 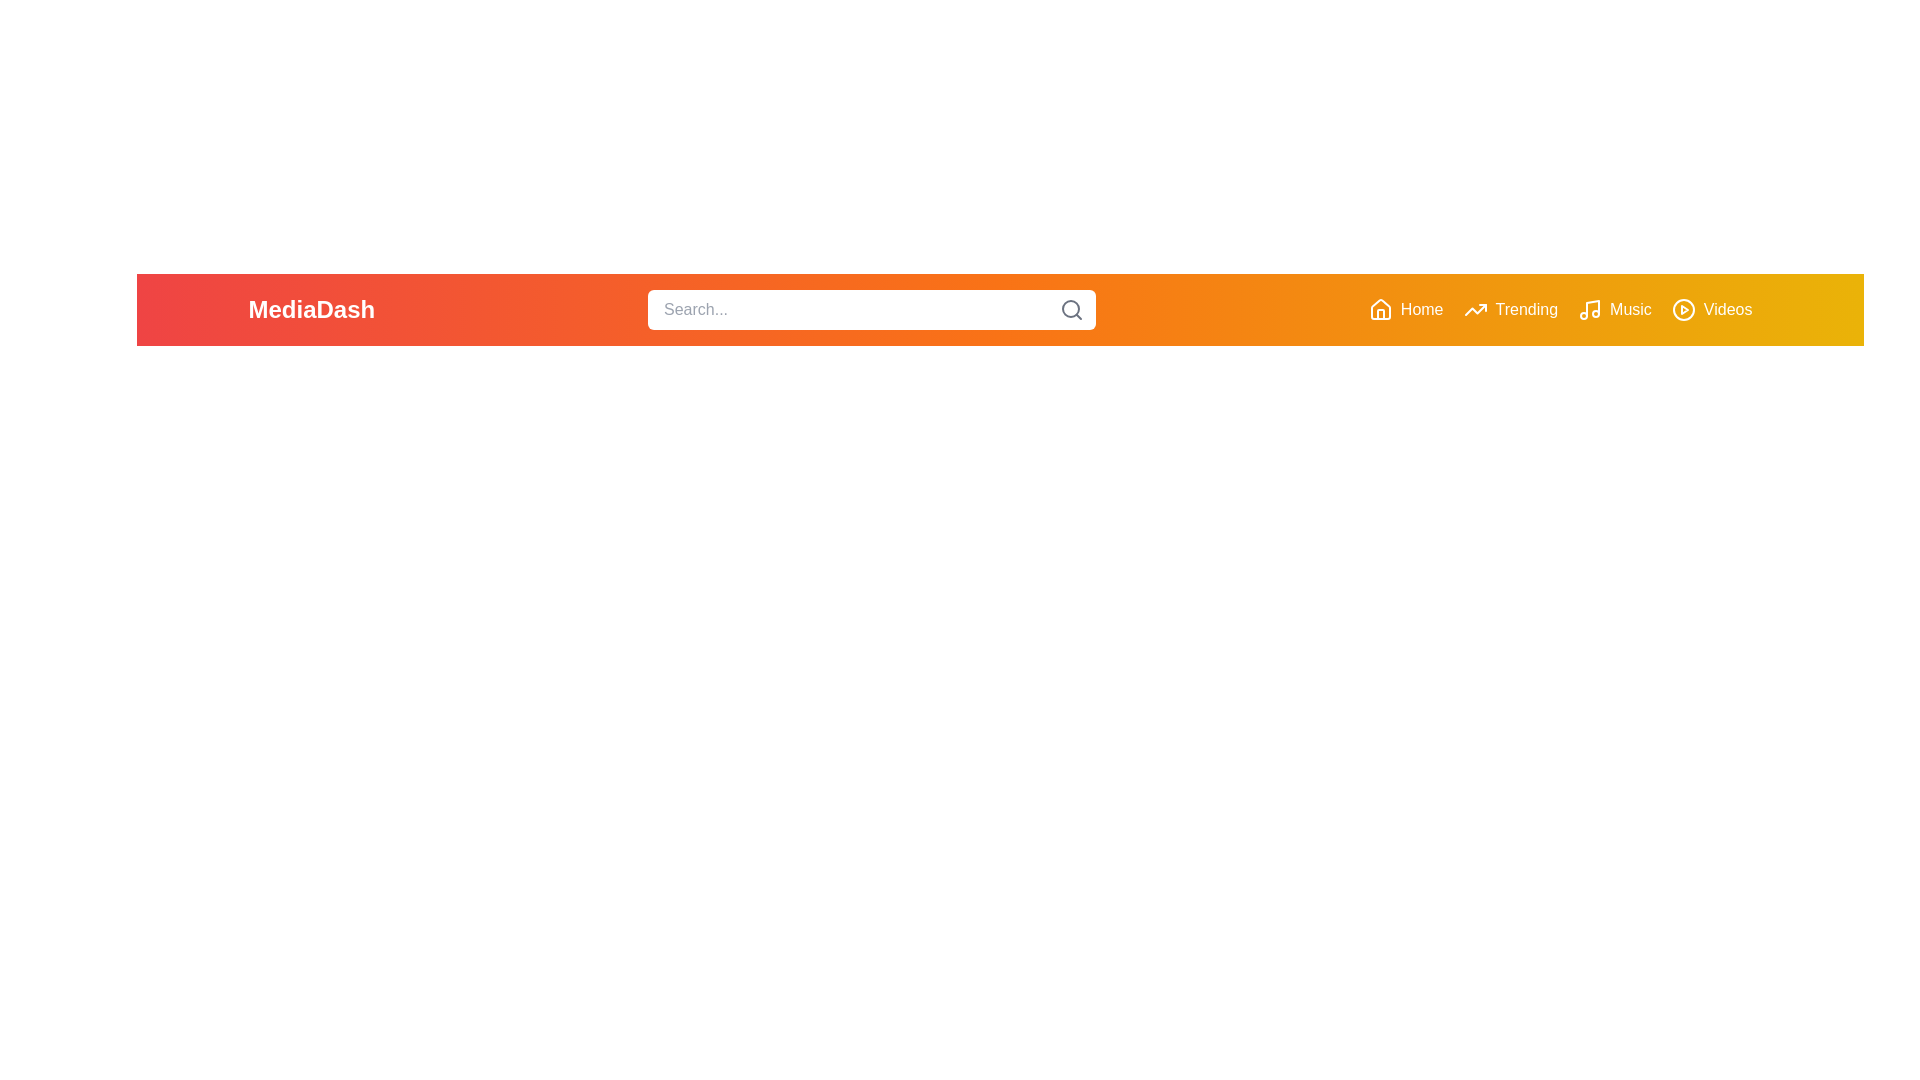 I want to click on the search input field to focus it, so click(x=872, y=309).